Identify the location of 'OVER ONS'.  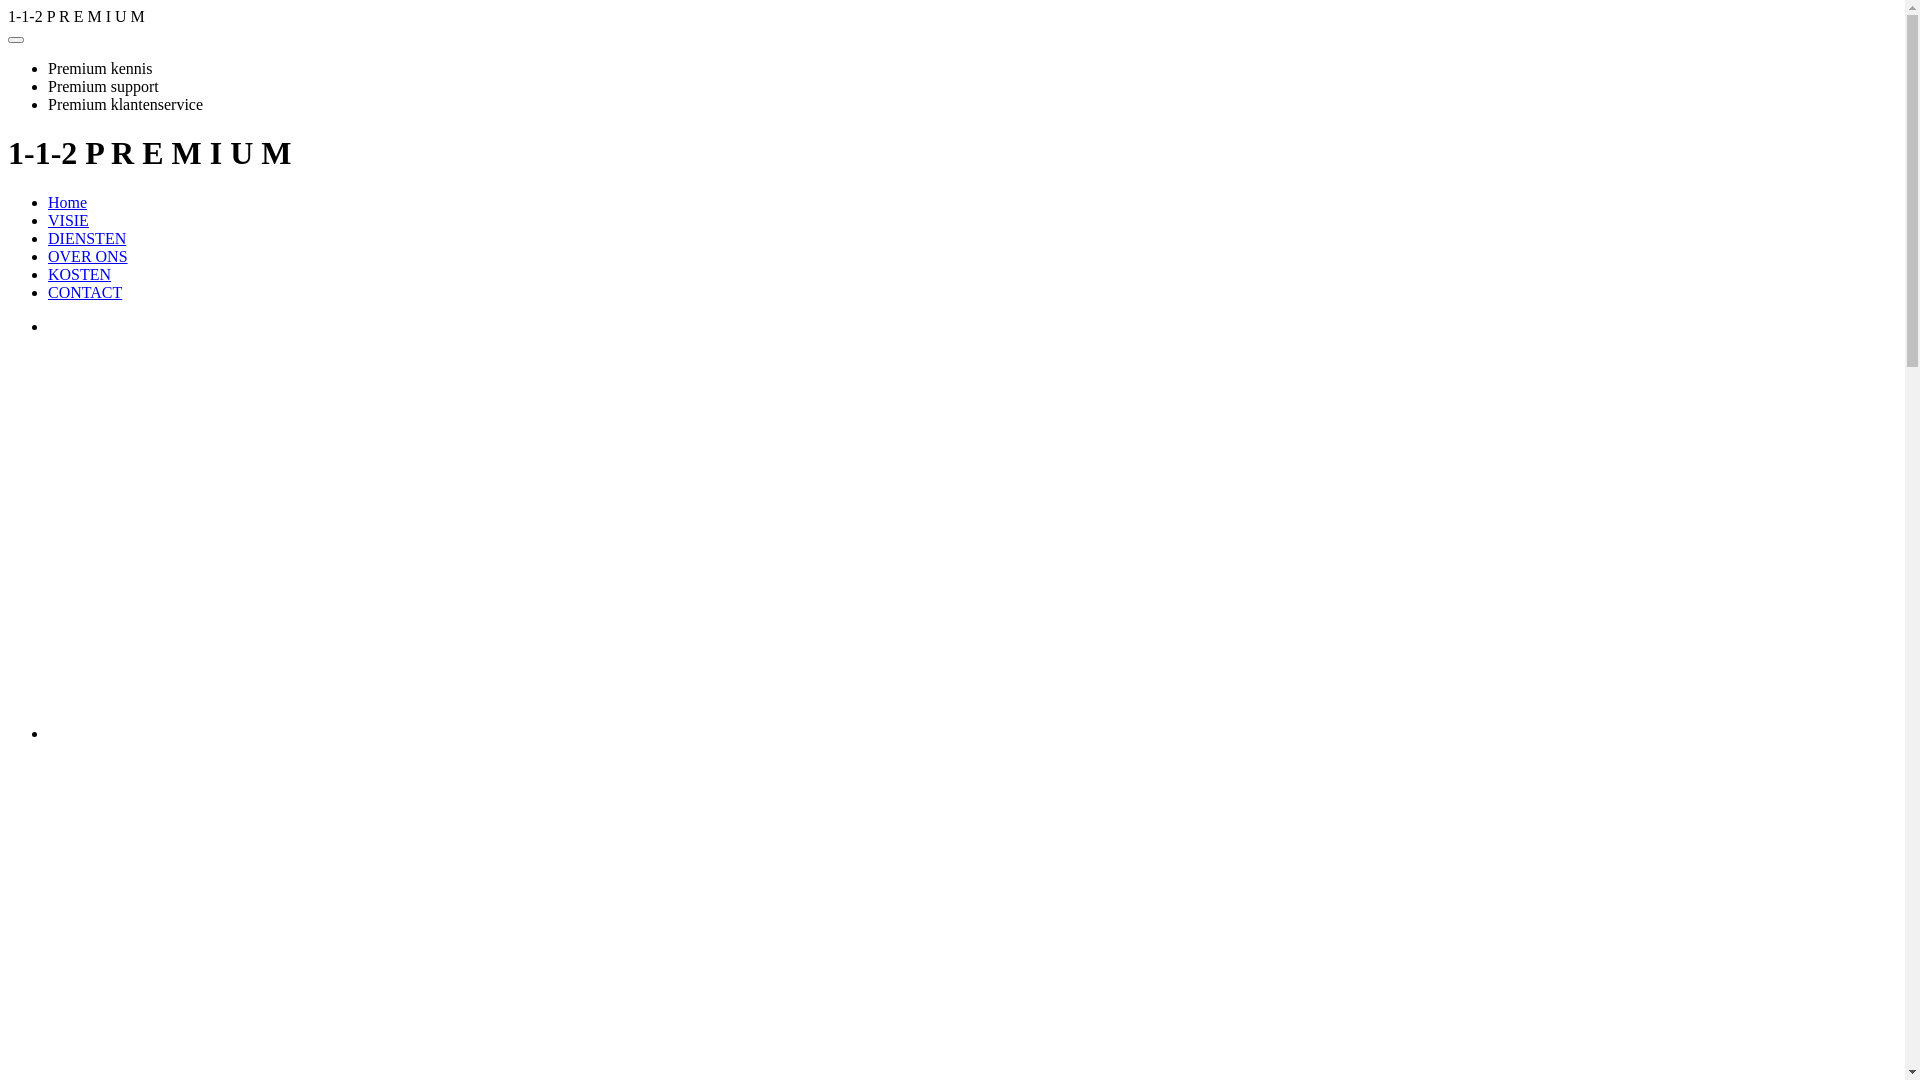
(48, 255).